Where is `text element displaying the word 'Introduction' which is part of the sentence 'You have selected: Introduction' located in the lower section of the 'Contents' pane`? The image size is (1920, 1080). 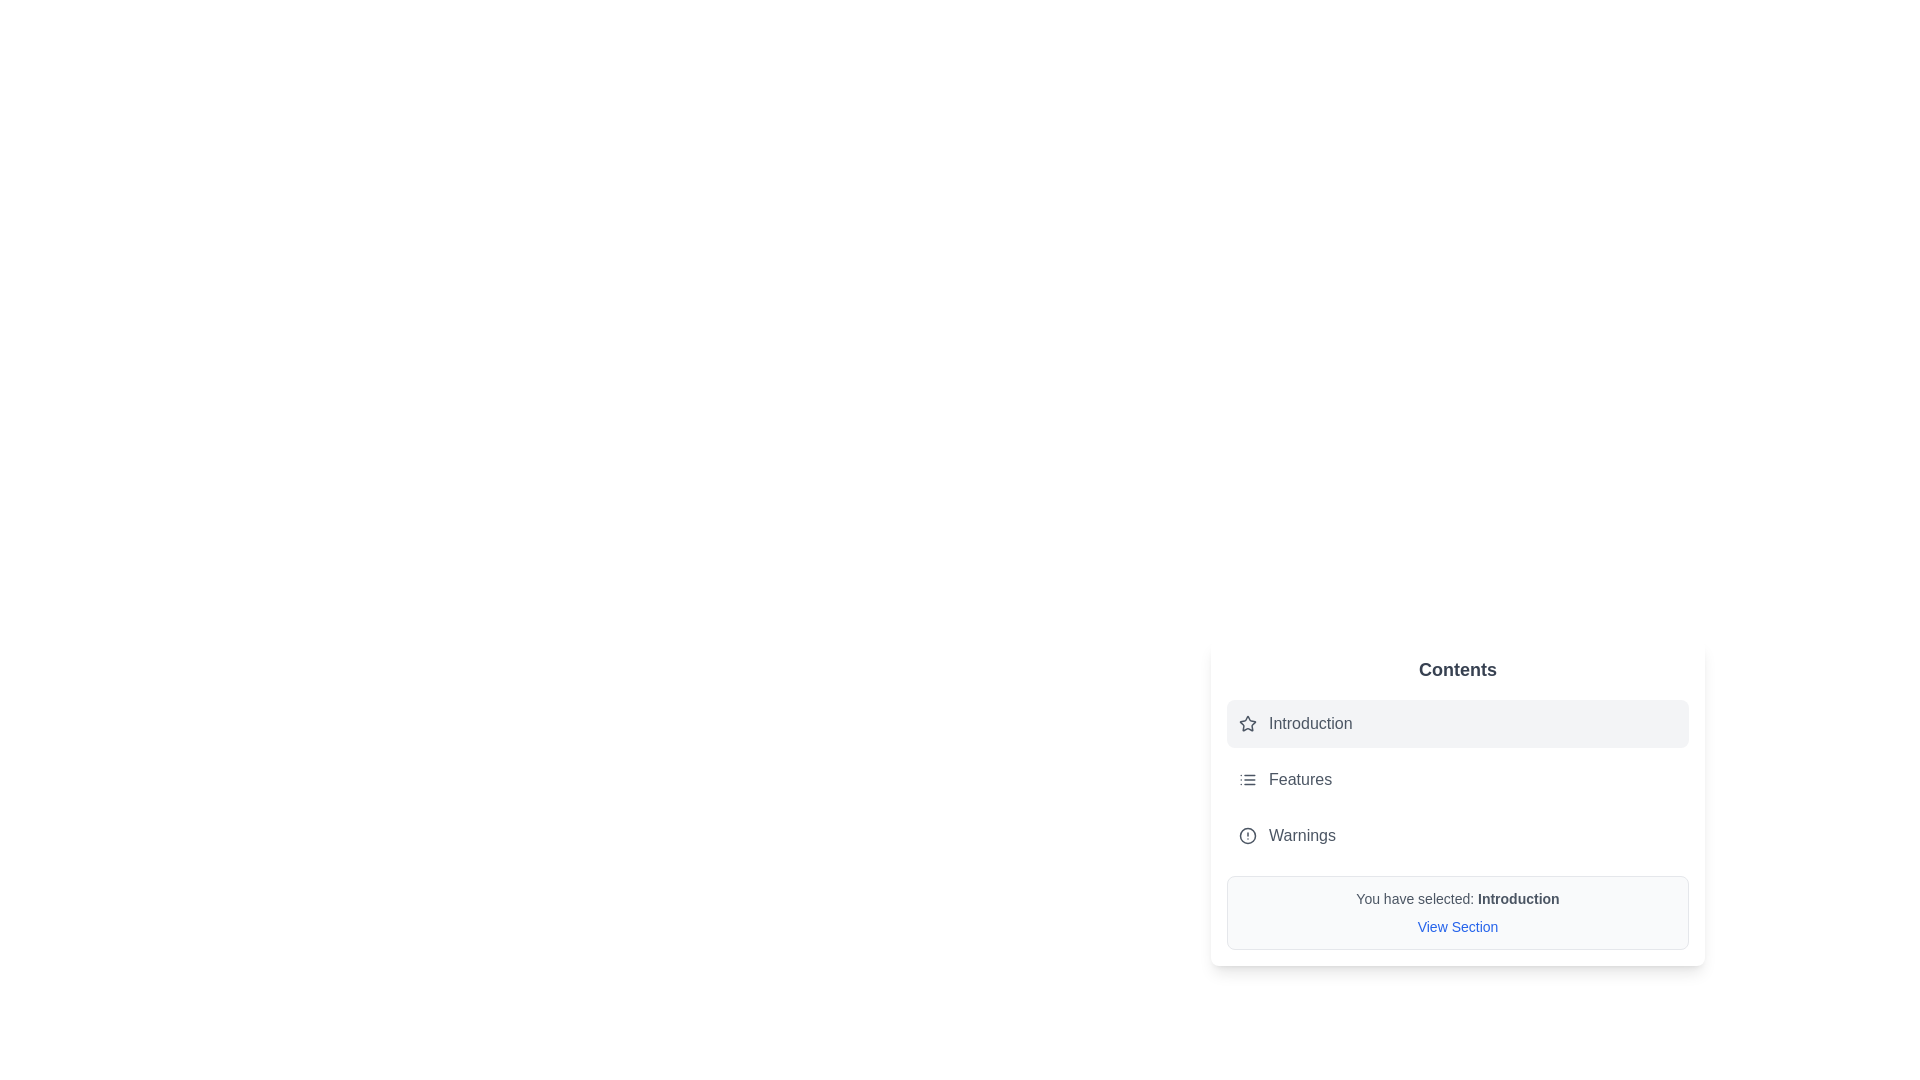
text element displaying the word 'Introduction' which is part of the sentence 'You have selected: Introduction' located in the lower section of the 'Contents' pane is located at coordinates (1518, 897).